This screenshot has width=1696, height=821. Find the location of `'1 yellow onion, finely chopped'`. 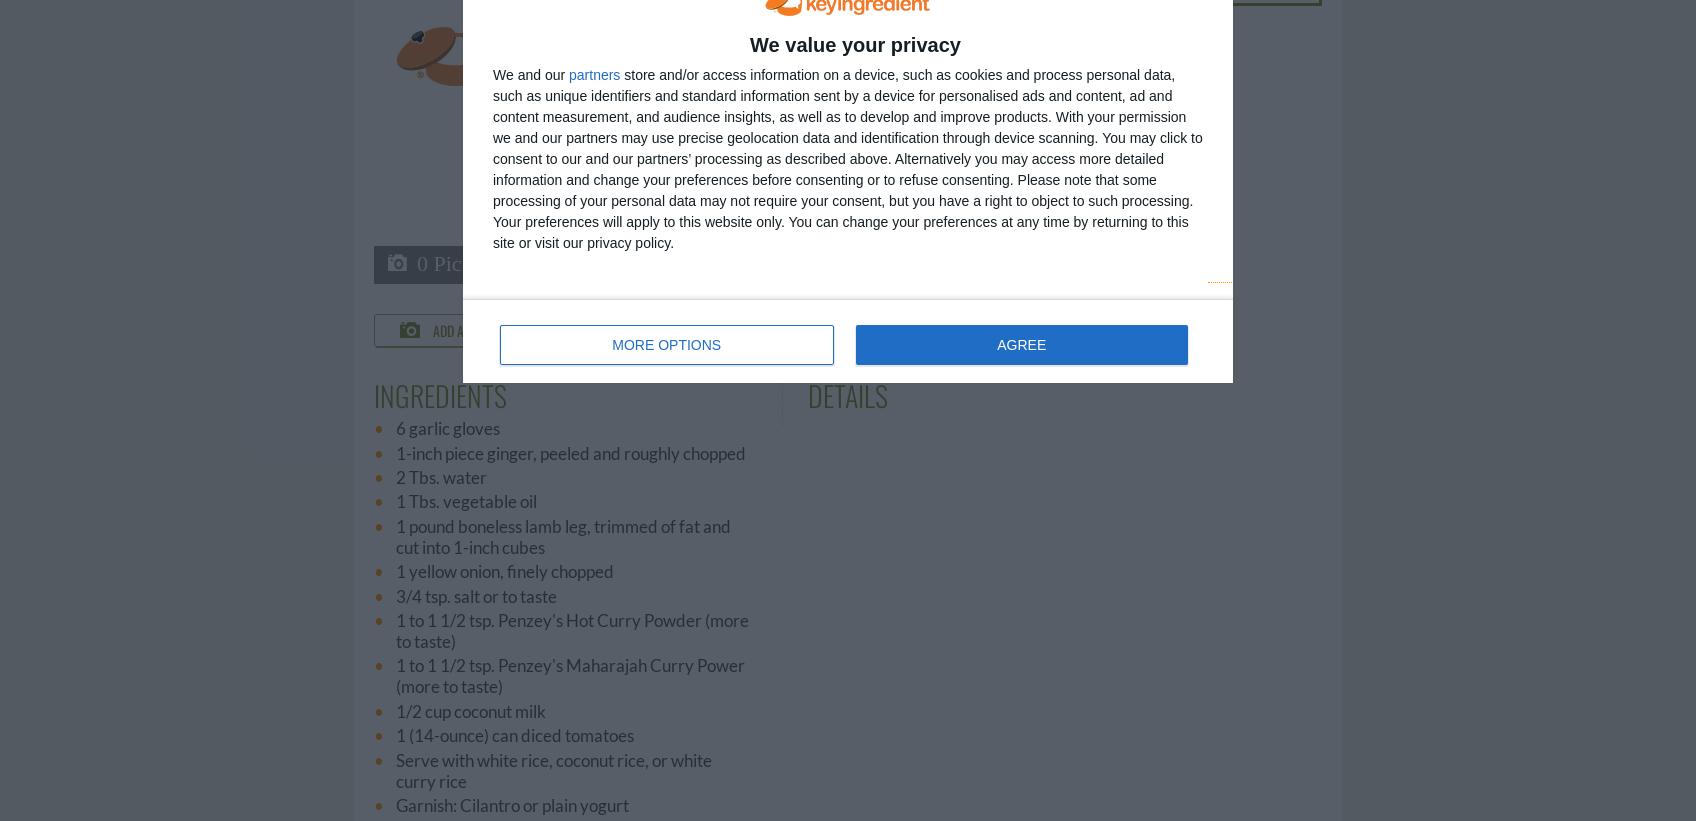

'1 yellow onion, finely chopped' is located at coordinates (395, 570).